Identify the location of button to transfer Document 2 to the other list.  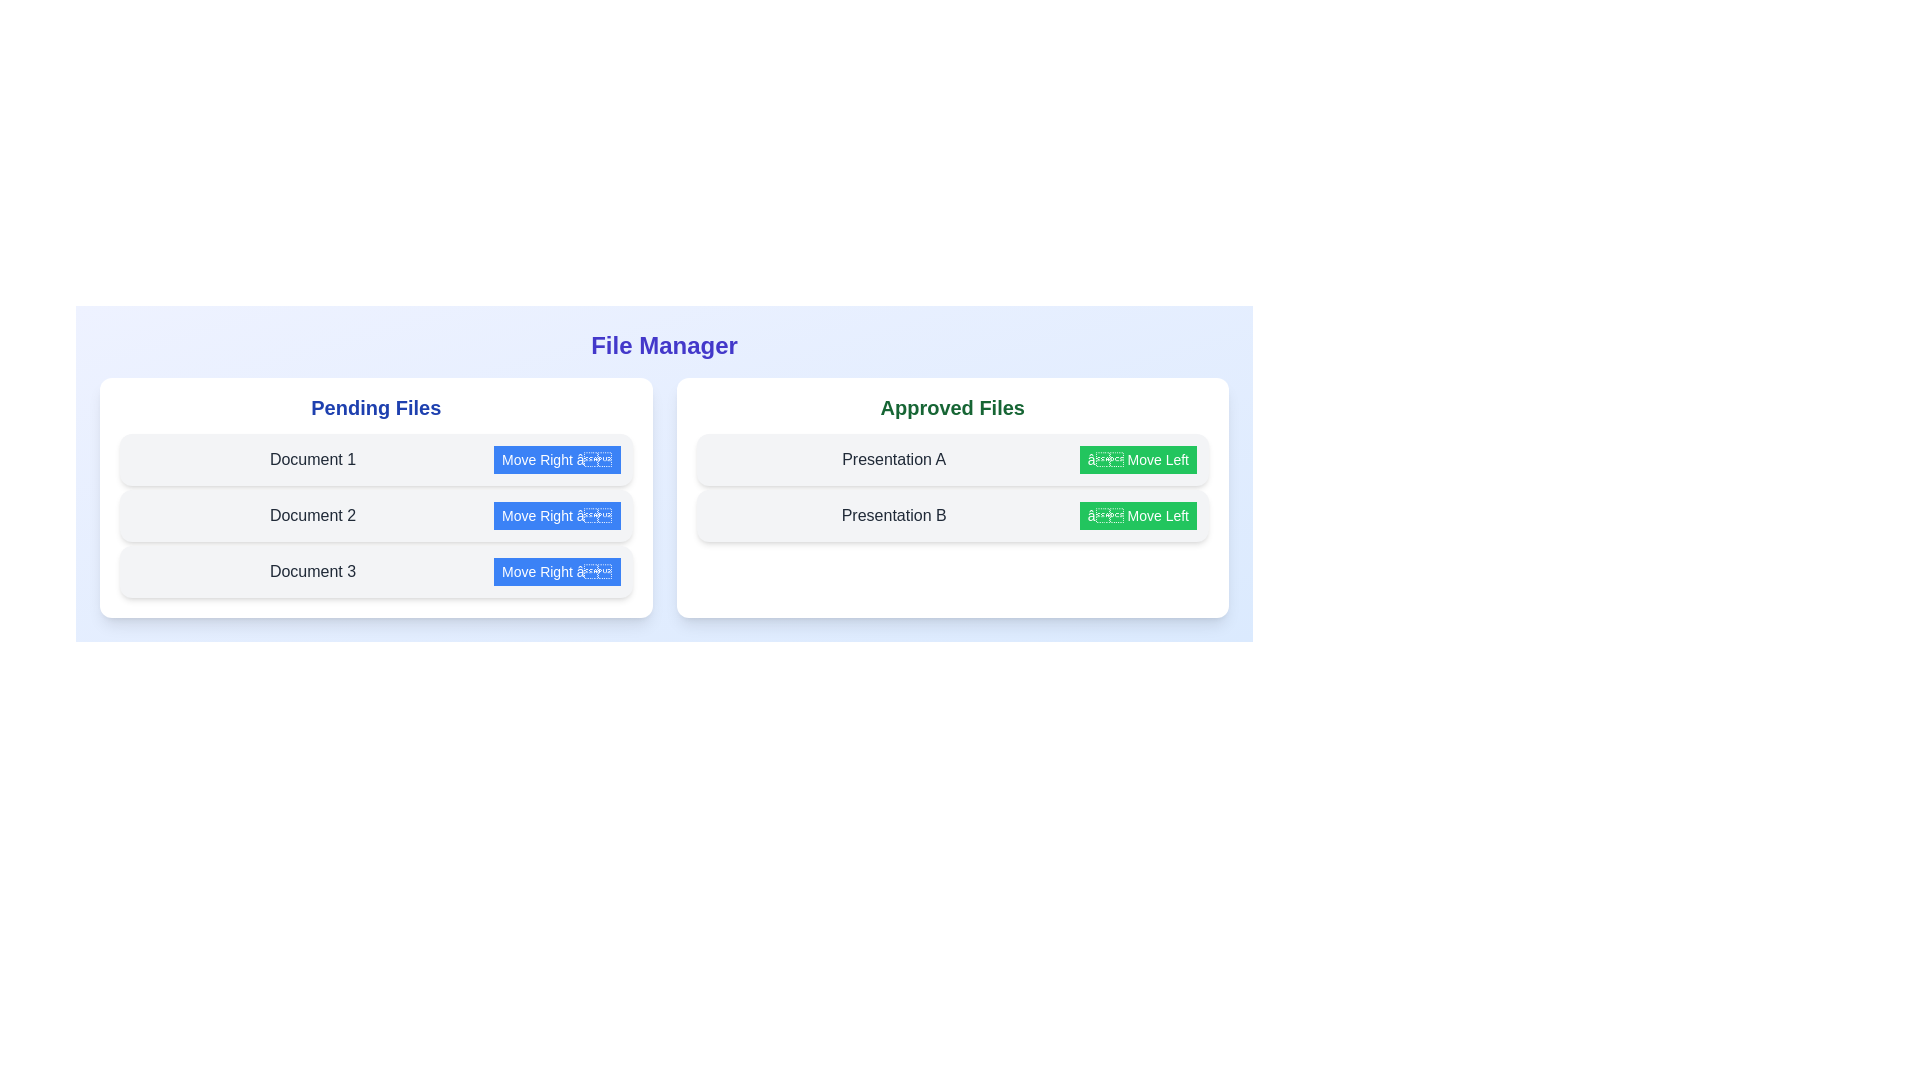
(557, 515).